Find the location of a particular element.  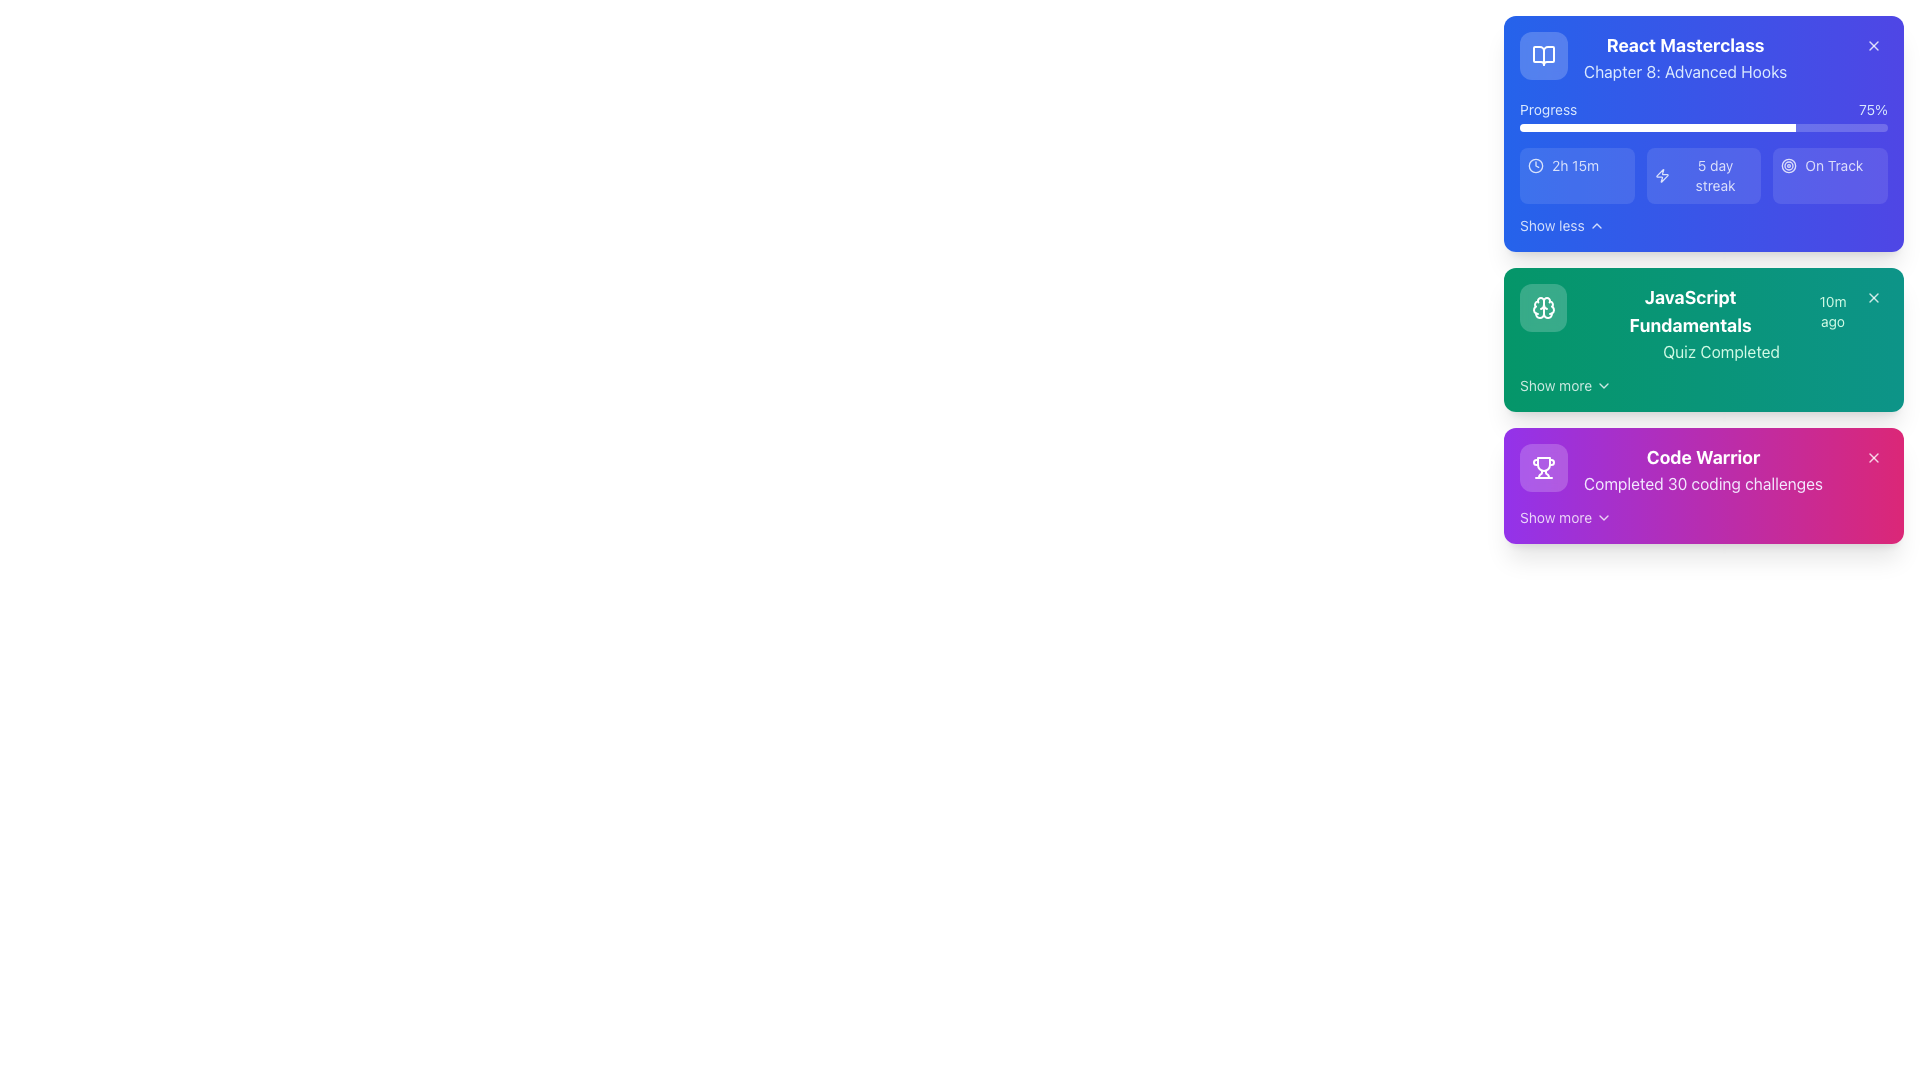

the circular close button with an 'X' icon located in the top-right corner of the 'Code Warrior' section card, which indicates a dismissal action is located at coordinates (1872, 458).